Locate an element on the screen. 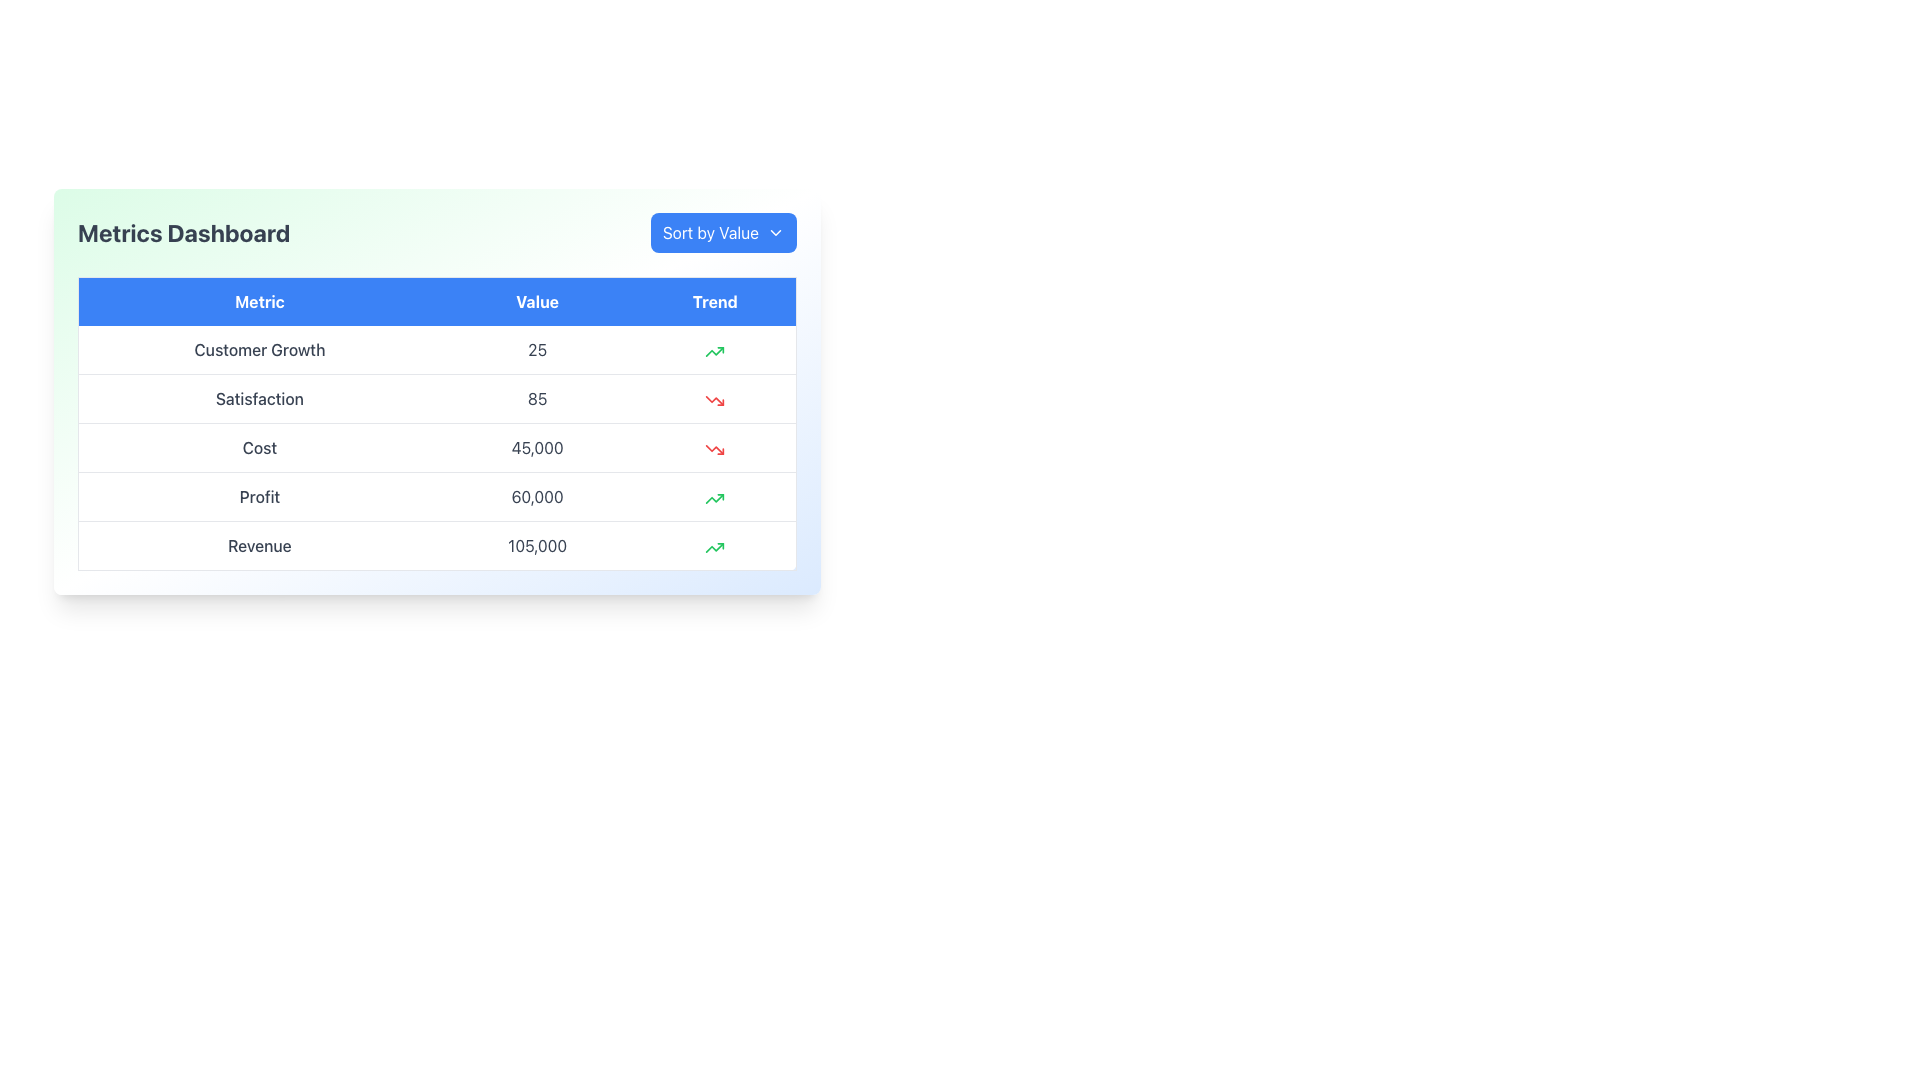 This screenshot has width=1920, height=1080. the trend indicator icon with an upwards arrow styled in green, which indicates a positive trend in the 'Profit' column of the table is located at coordinates (715, 496).